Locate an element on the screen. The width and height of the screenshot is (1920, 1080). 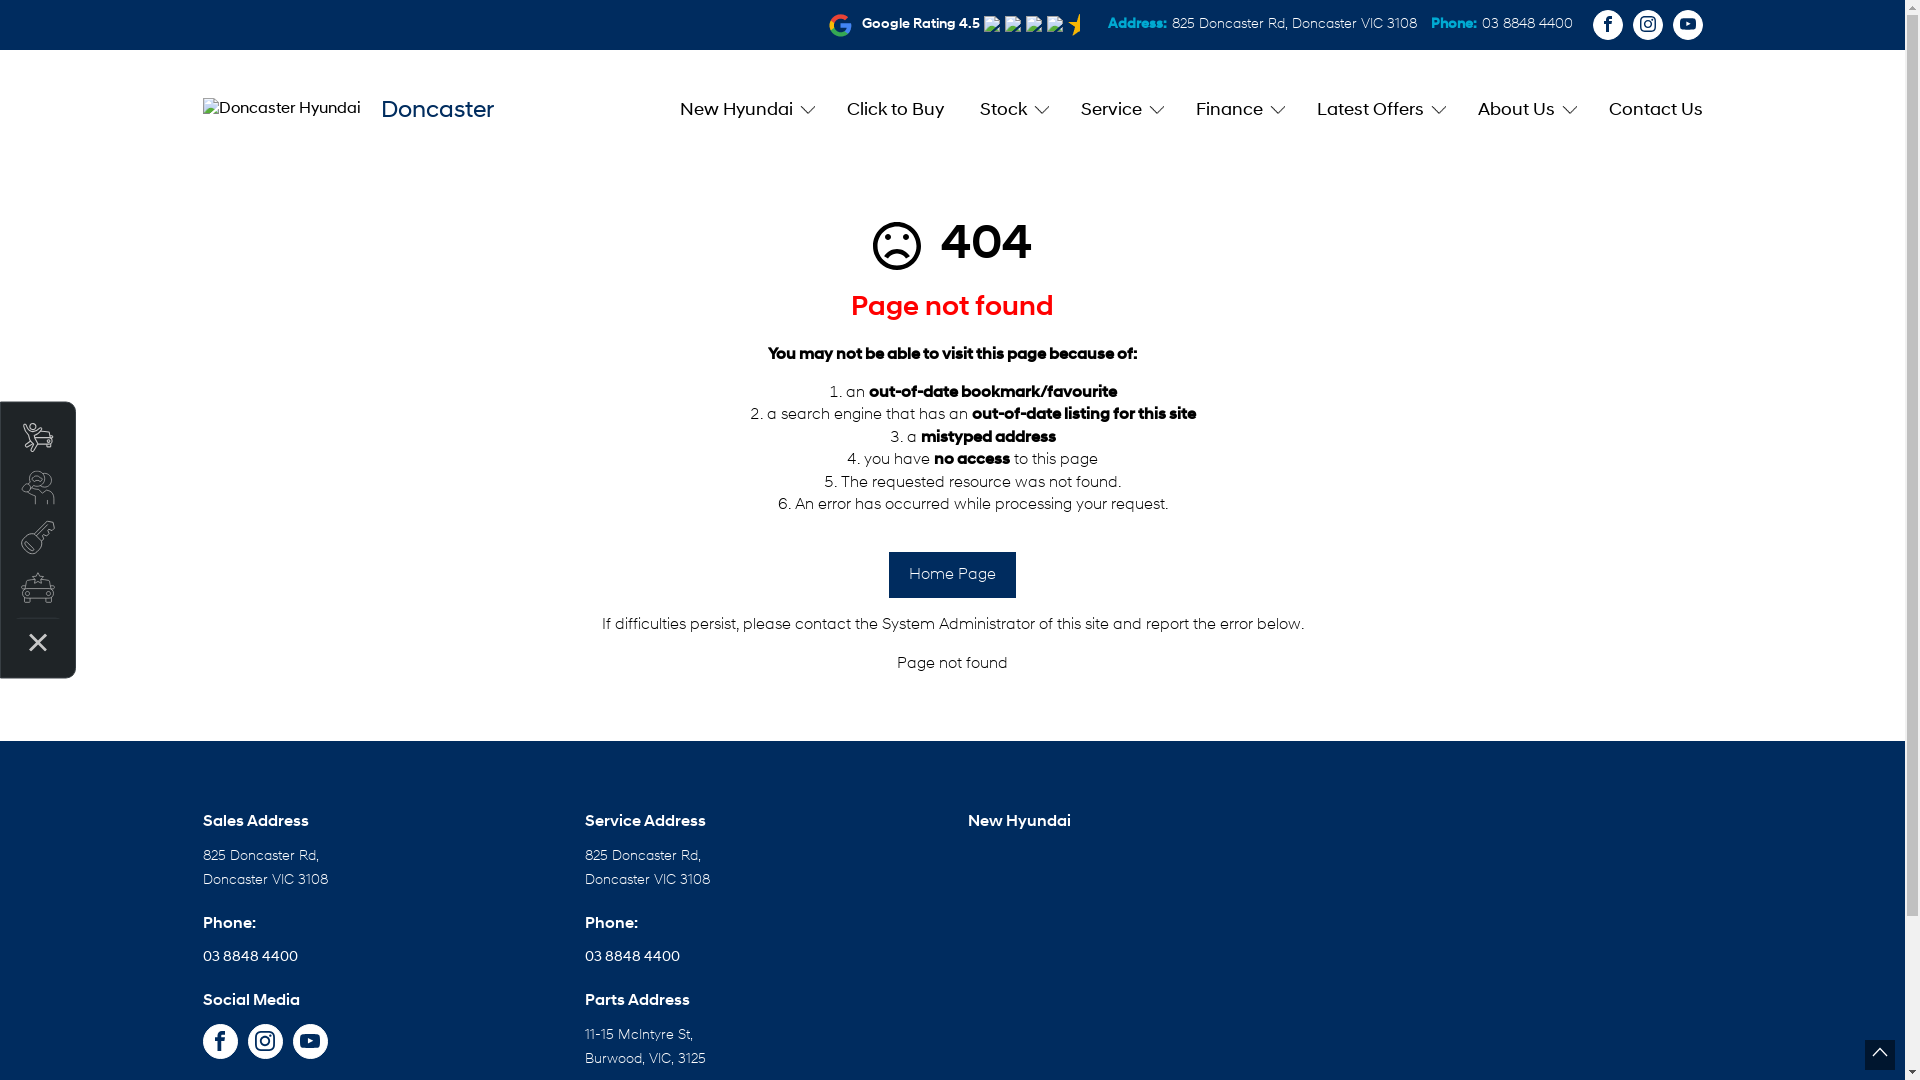
'Finance' is located at coordinates (1177, 108).